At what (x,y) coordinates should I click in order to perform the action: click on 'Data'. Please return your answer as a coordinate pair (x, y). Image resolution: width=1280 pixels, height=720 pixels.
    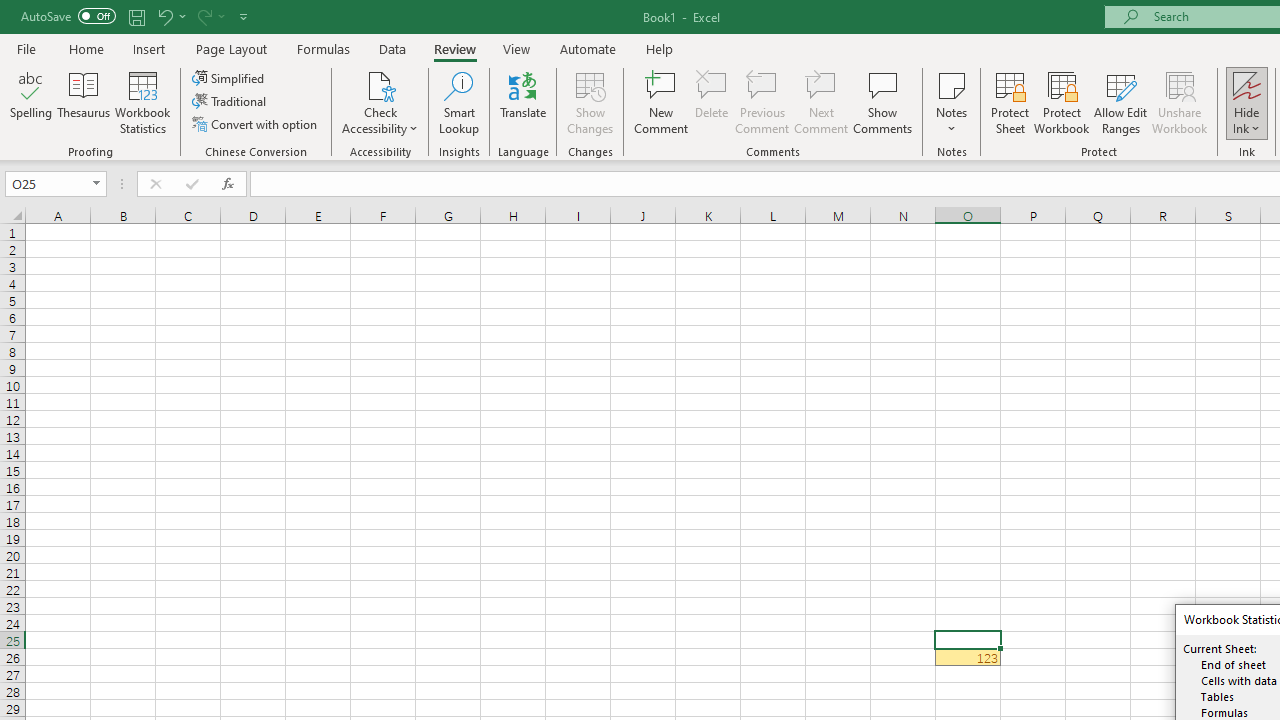
    Looking at the image, I should click on (392, 48).